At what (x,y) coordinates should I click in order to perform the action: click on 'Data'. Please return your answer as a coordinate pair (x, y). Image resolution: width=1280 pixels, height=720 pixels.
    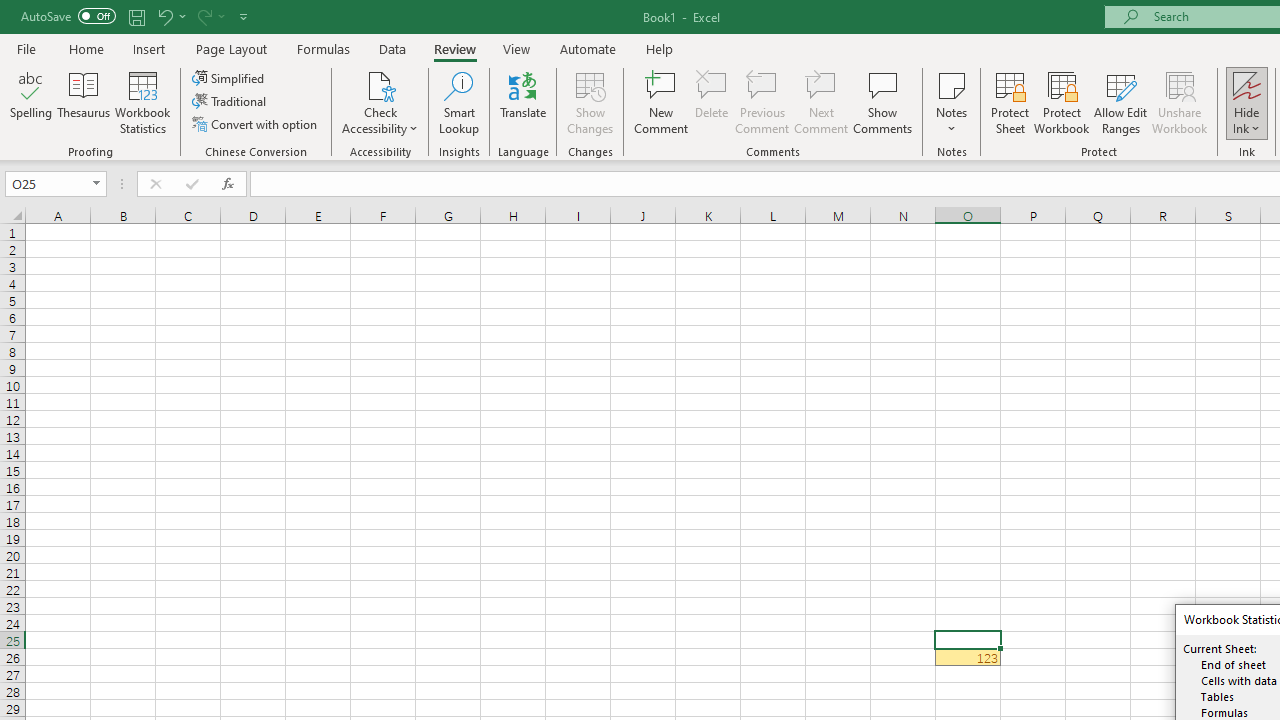
    Looking at the image, I should click on (392, 48).